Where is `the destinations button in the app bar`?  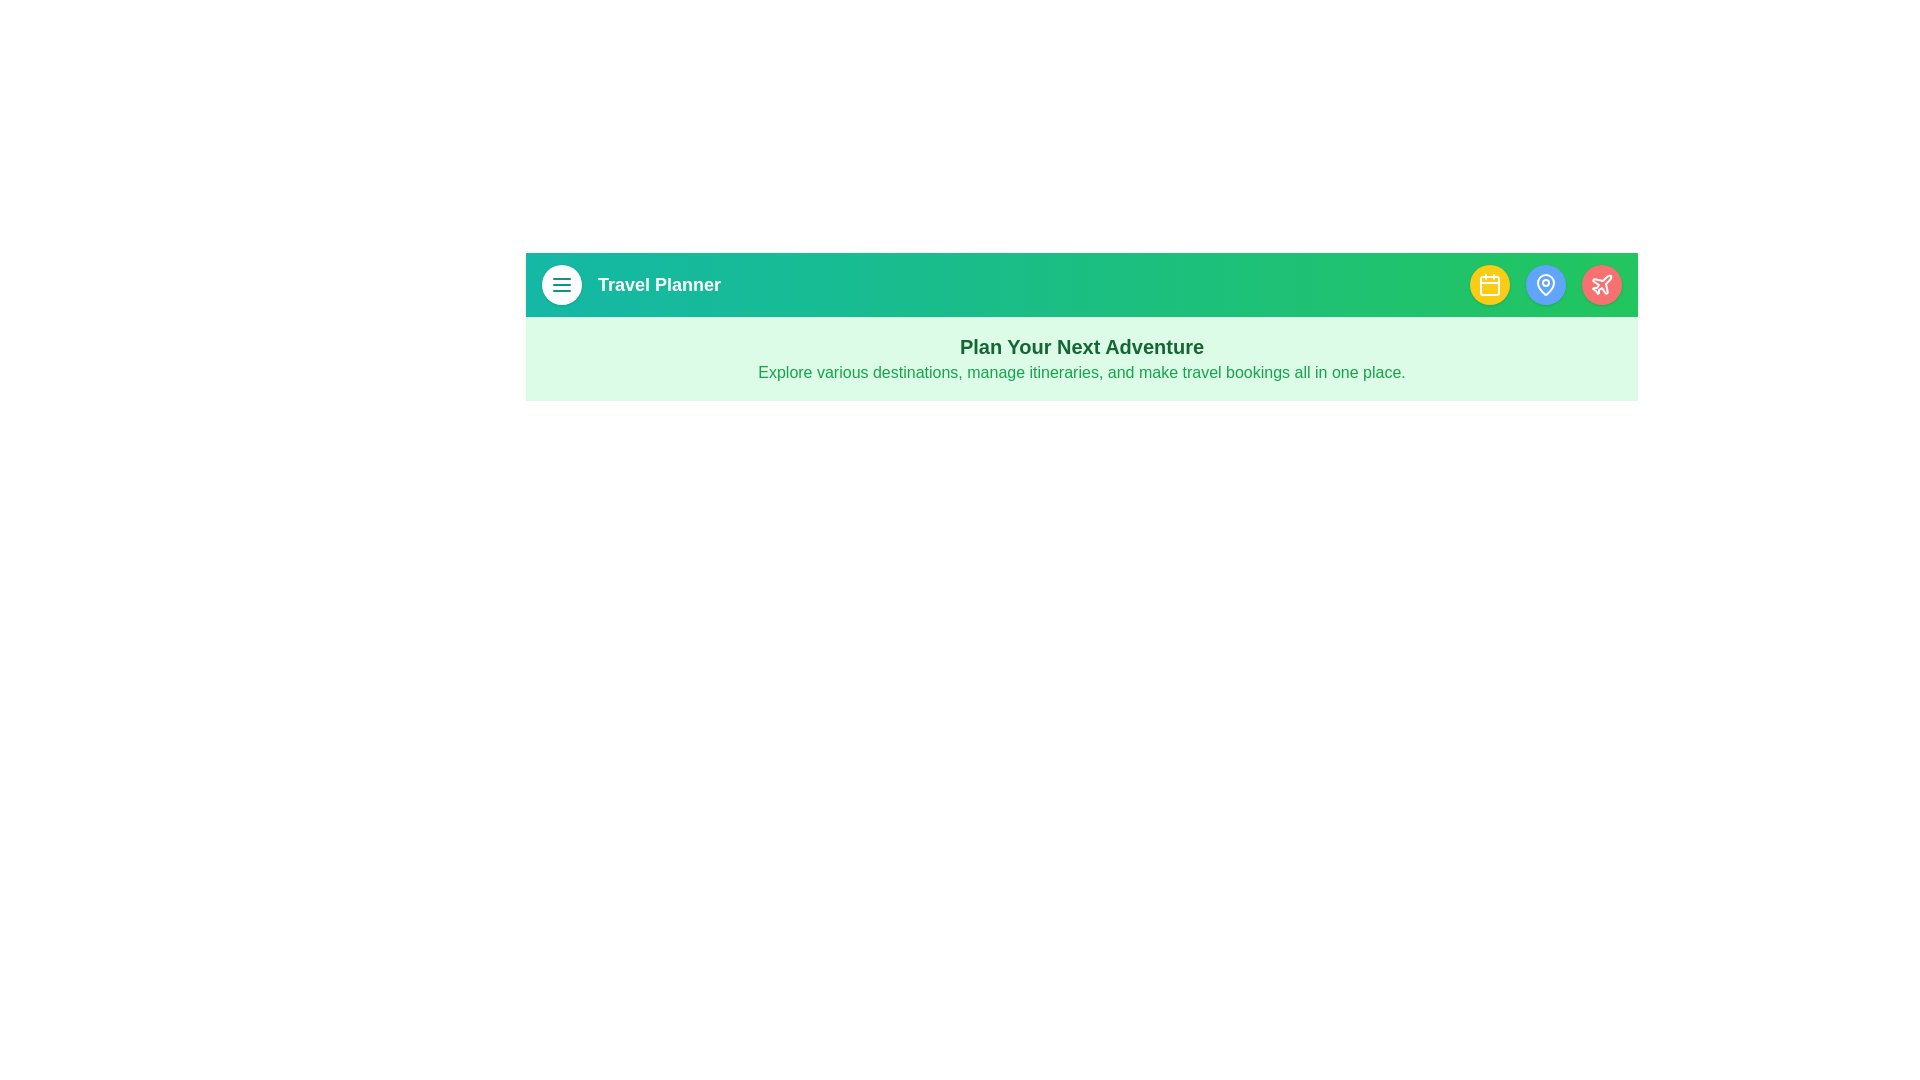
the destinations button in the app bar is located at coordinates (1544, 285).